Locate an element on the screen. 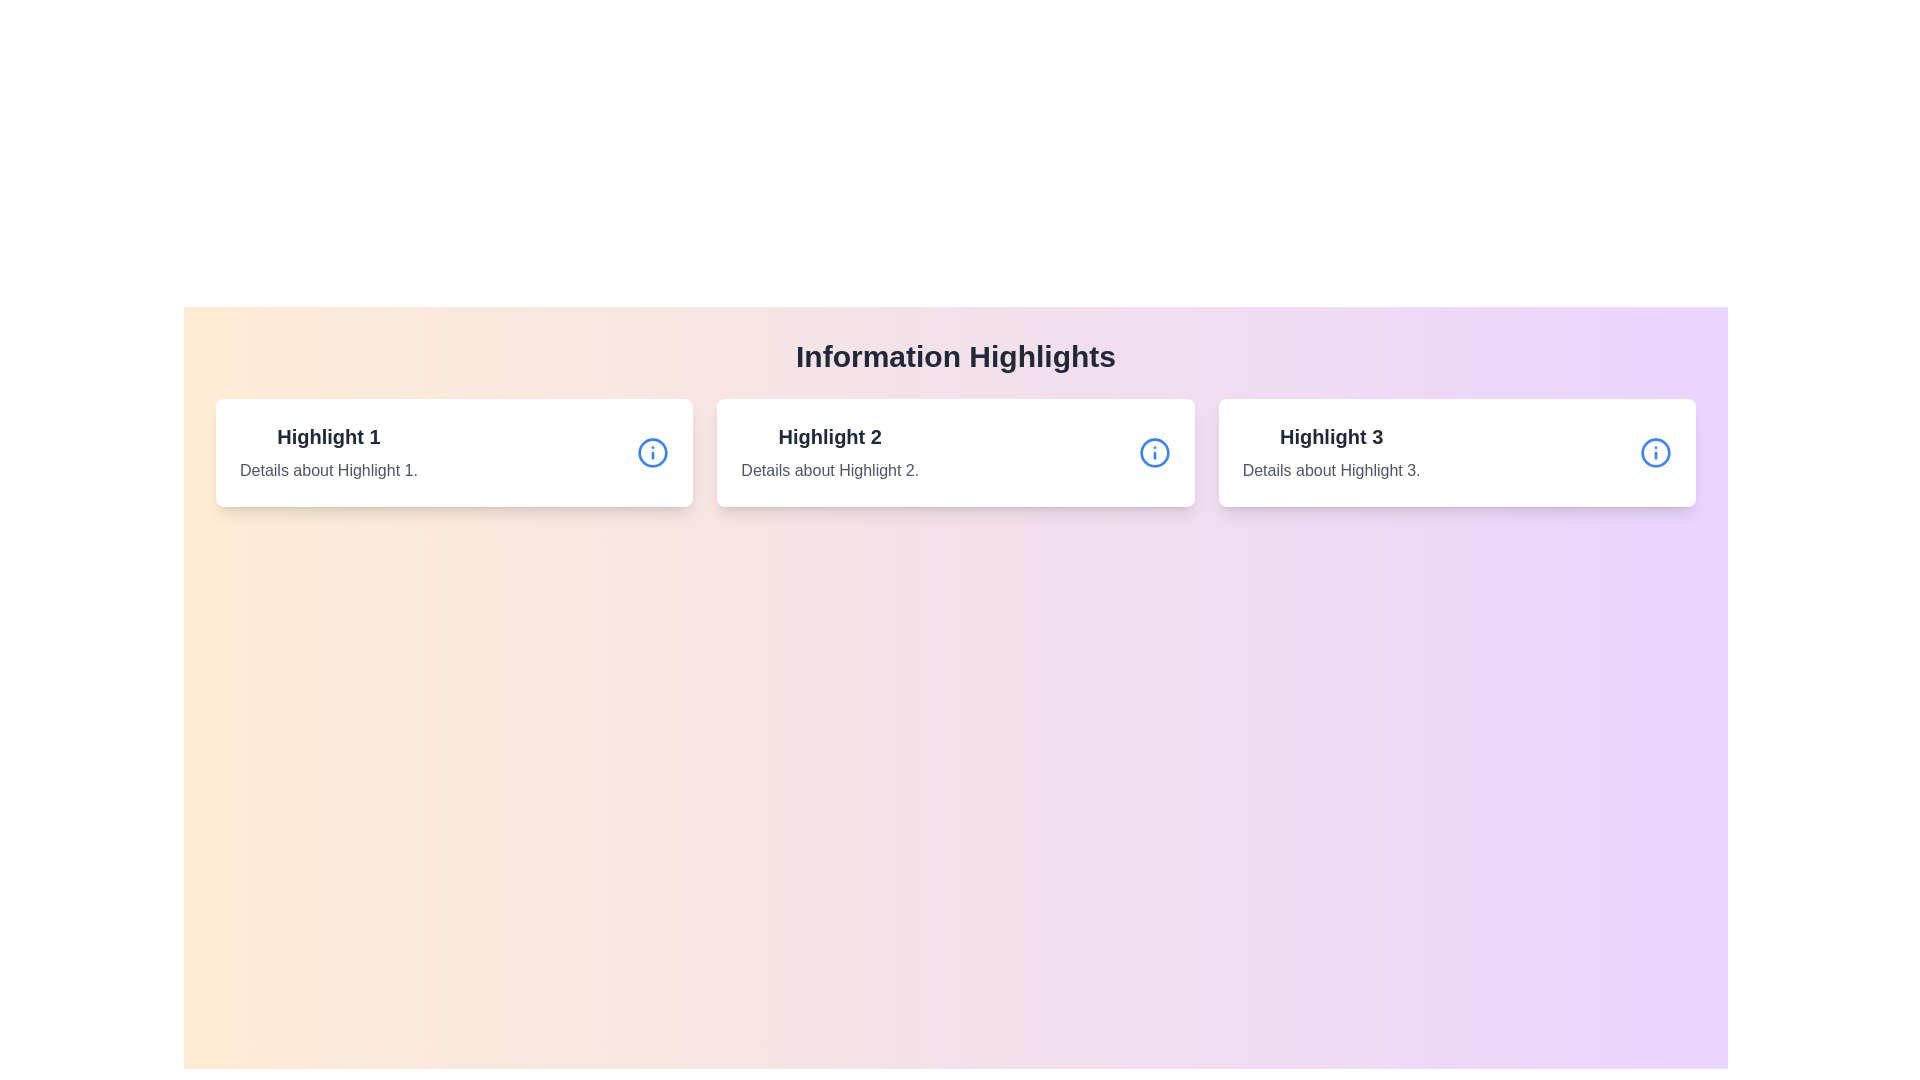 This screenshot has width=1920, height=1080. the blue circle SVG element centered within the icon of the card labeled 'Highlight 1' is located at coordinates (653, 452).